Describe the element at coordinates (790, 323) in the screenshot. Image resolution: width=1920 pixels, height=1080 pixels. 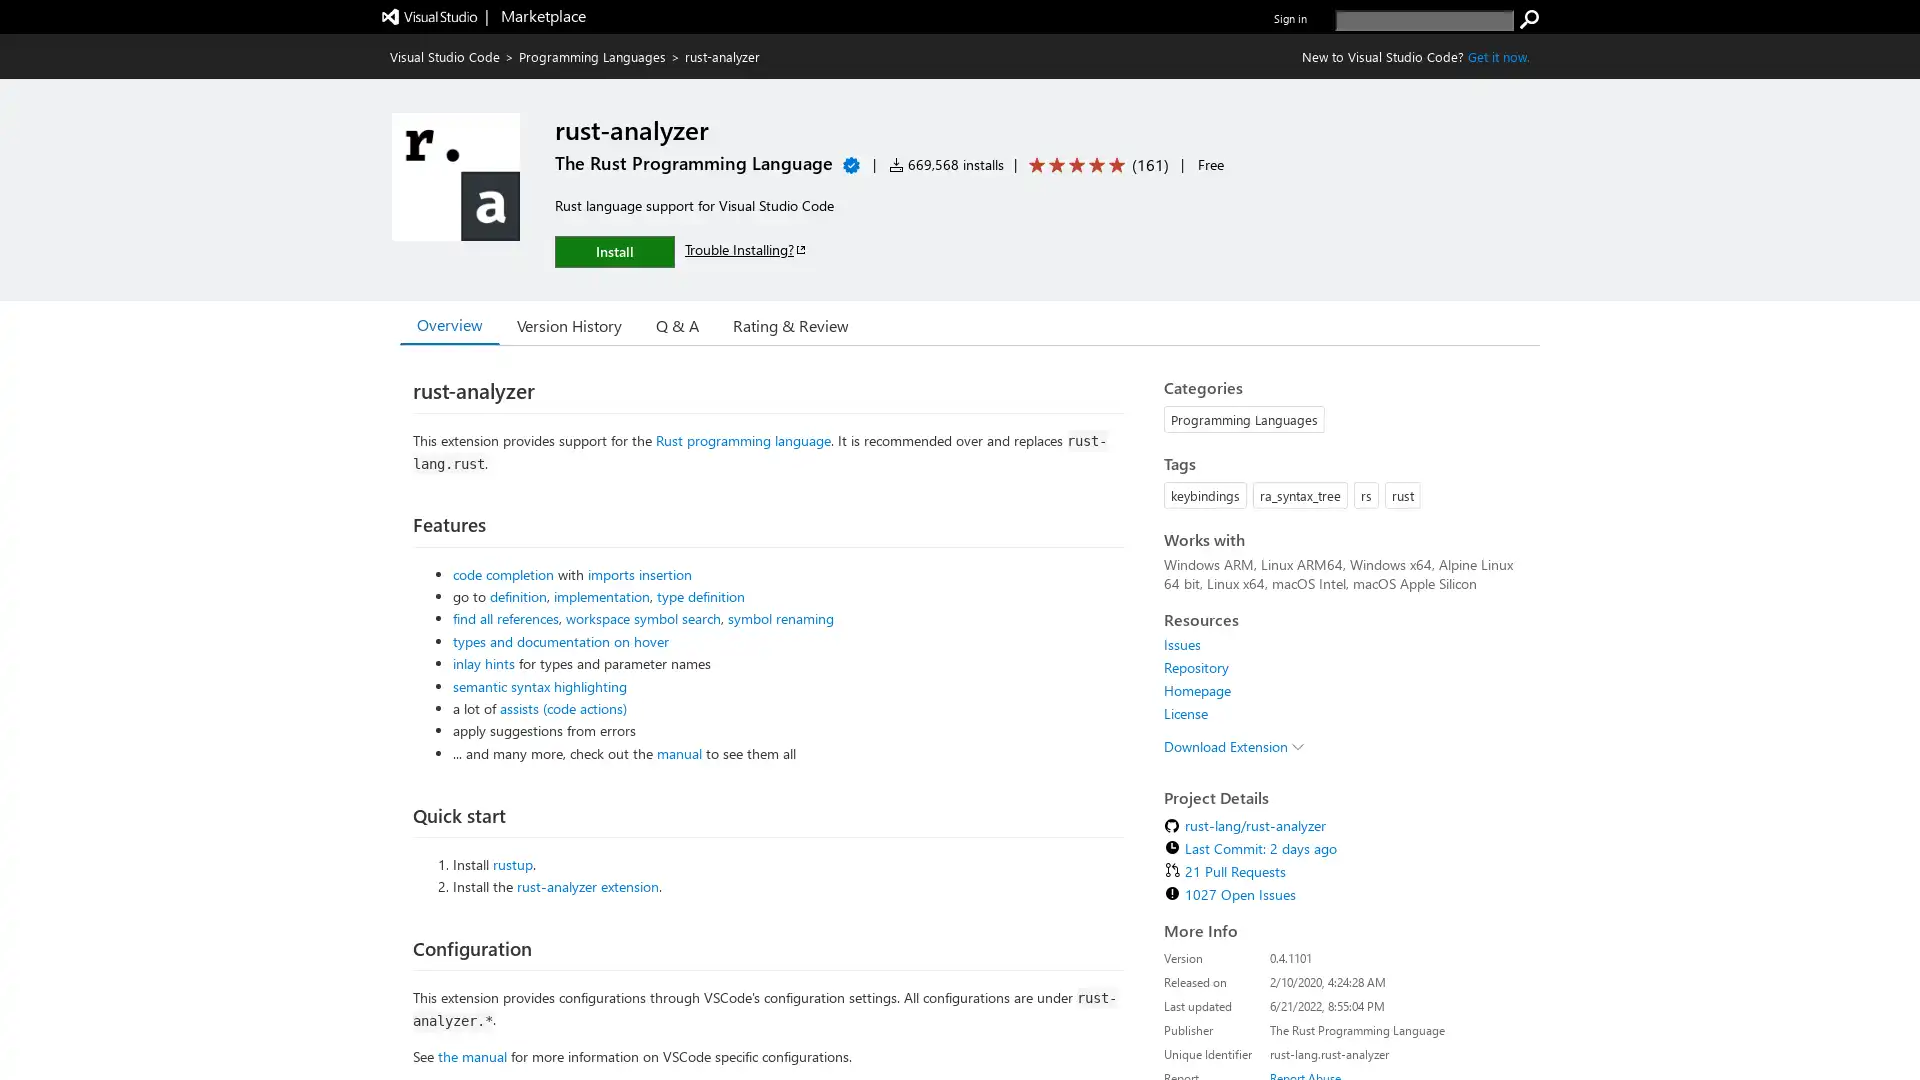
I see `Rating & Review` at that location.